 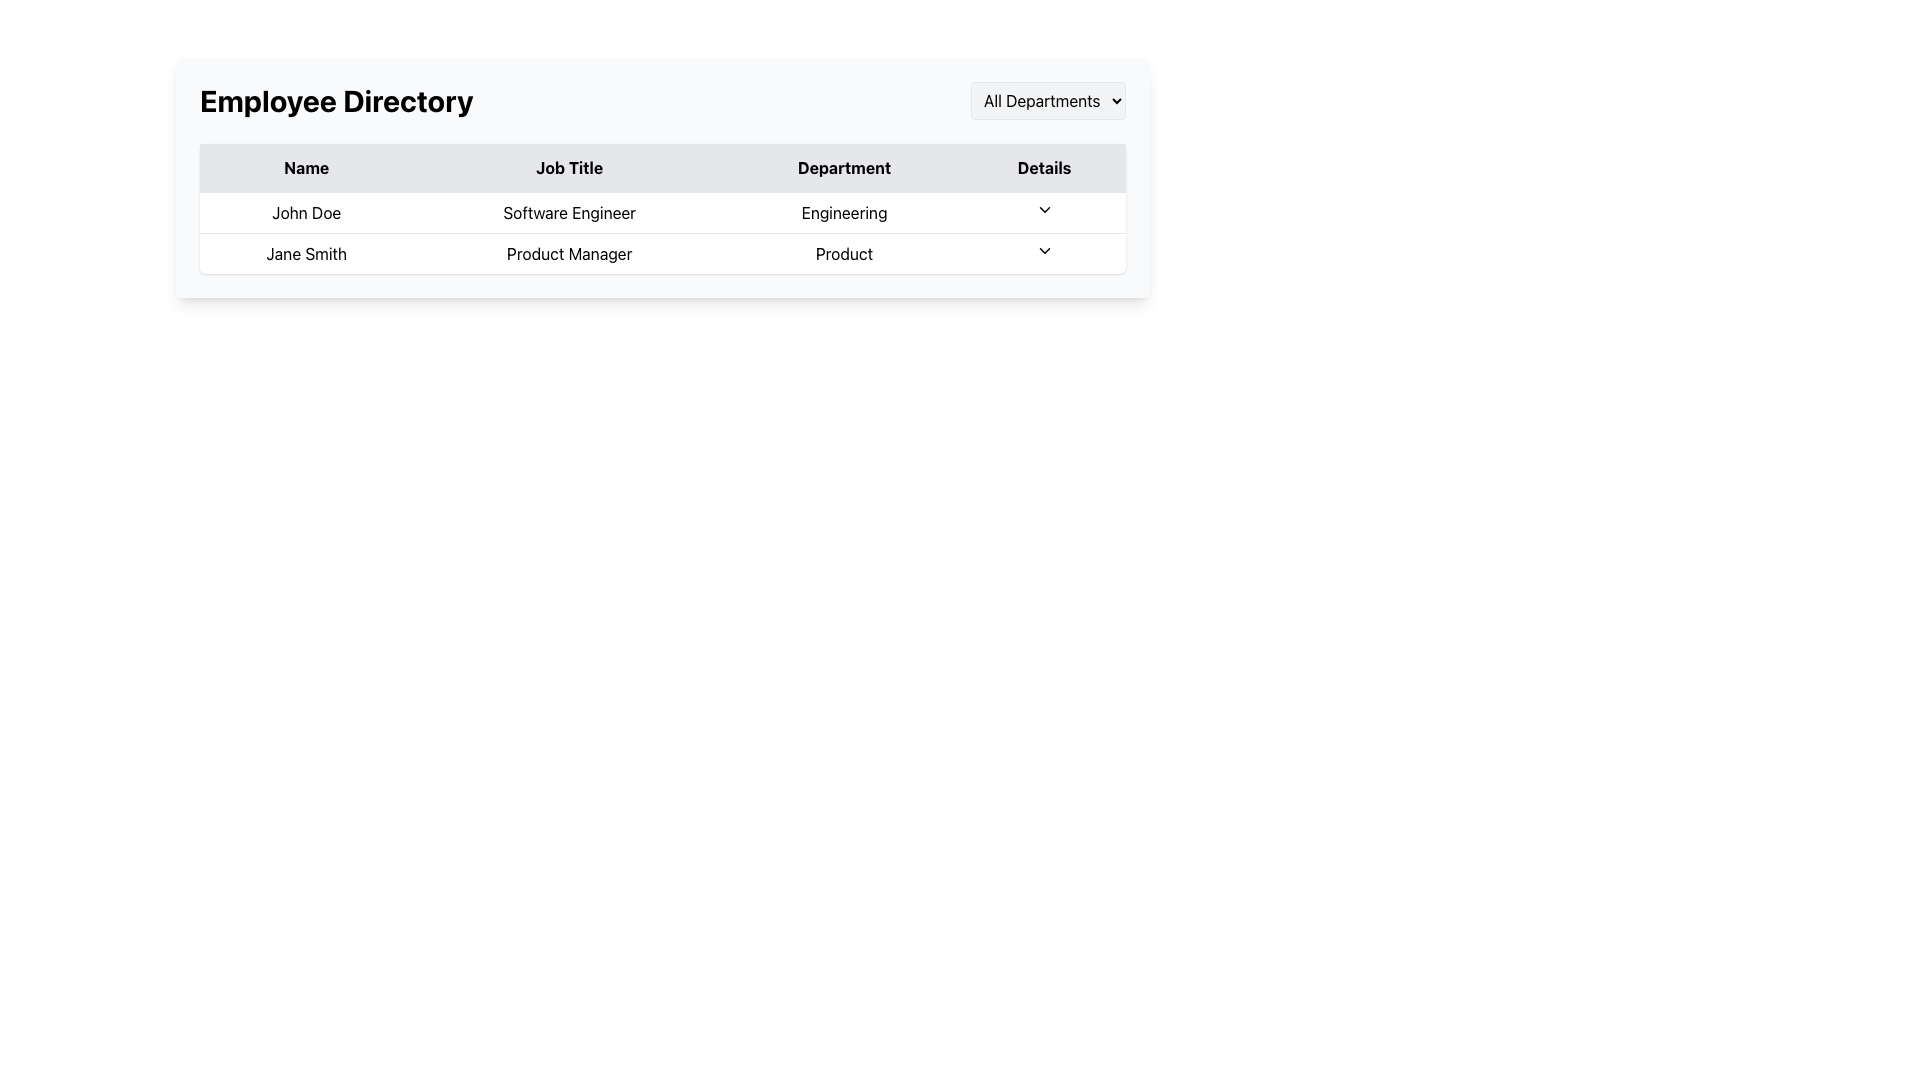 I want to click on the header text label that defines the job titles of employees, located between the 'Name' and 'Department' headers in the employee directory table, so click(x=568, y=167).